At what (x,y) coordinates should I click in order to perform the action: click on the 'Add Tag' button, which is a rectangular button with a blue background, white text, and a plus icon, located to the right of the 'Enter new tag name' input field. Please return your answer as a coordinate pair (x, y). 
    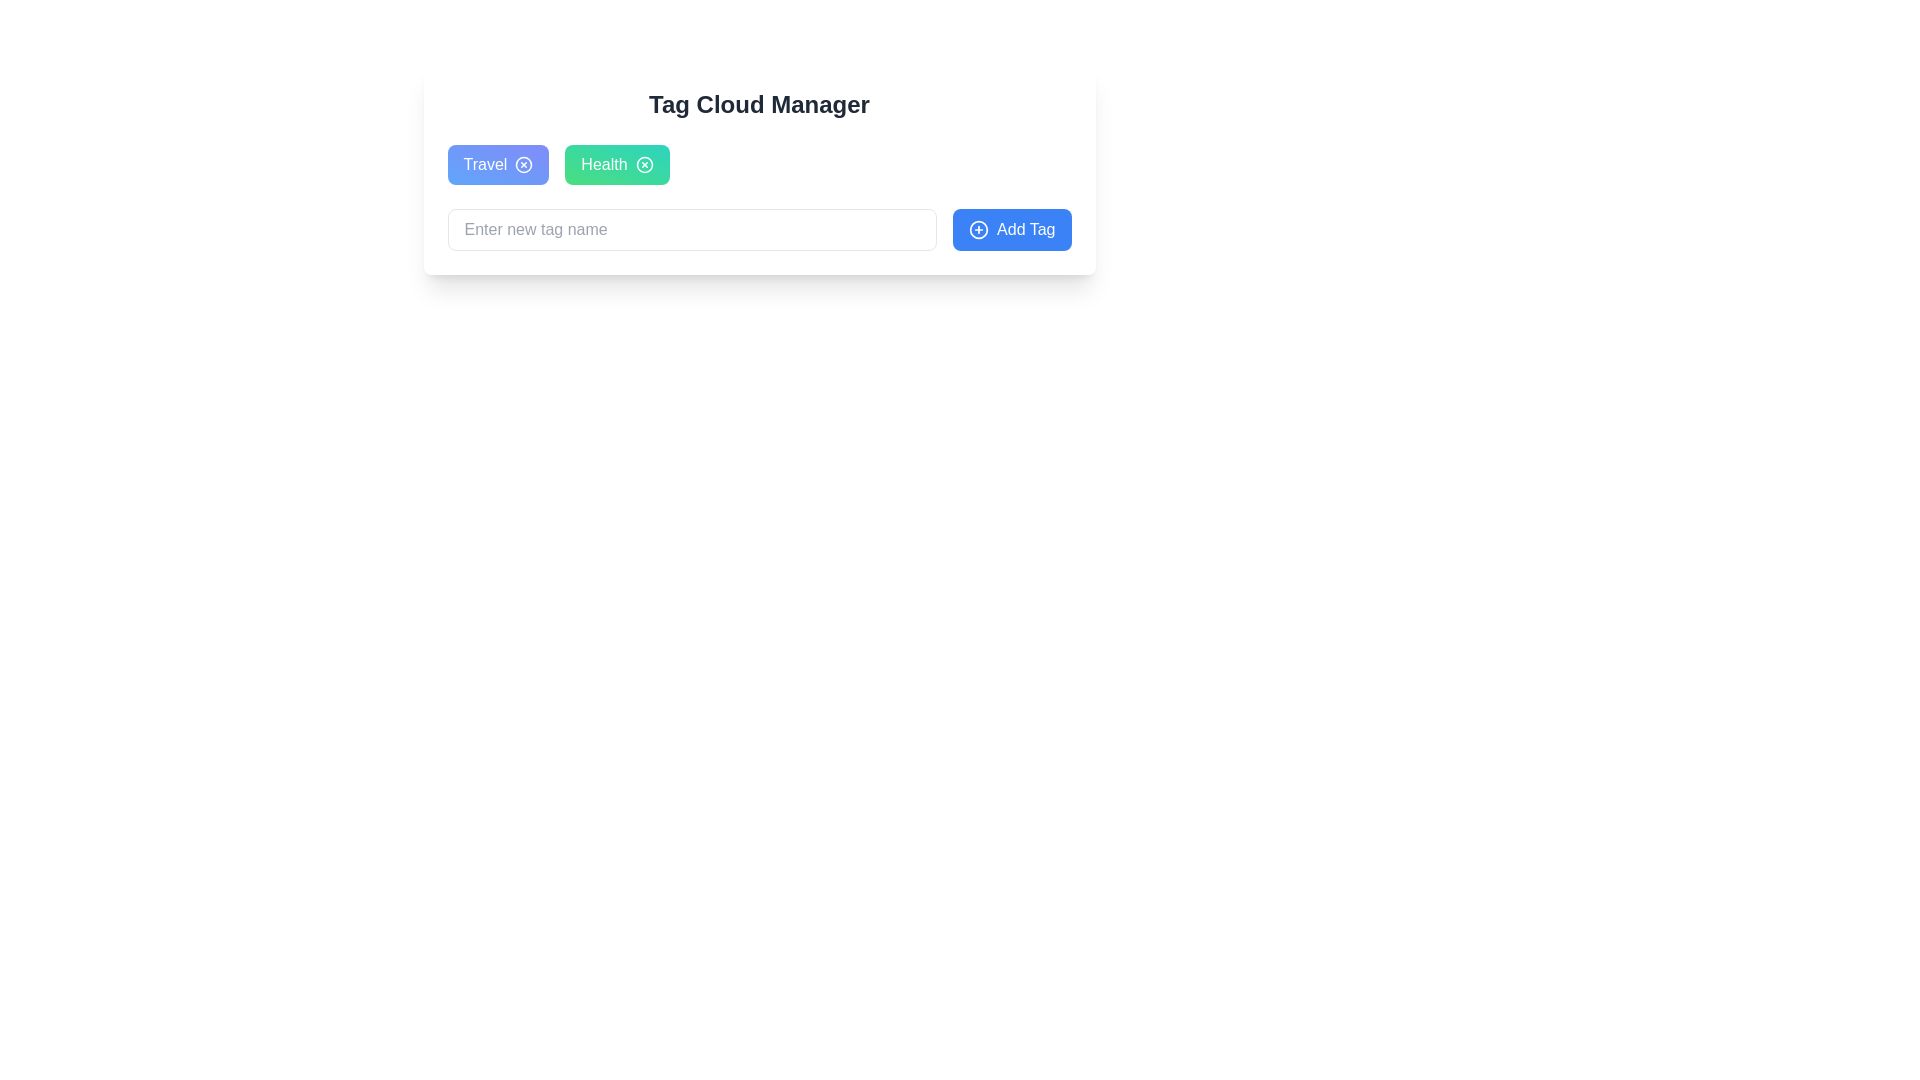
    Looking at the image, I should click on (1012, 229).